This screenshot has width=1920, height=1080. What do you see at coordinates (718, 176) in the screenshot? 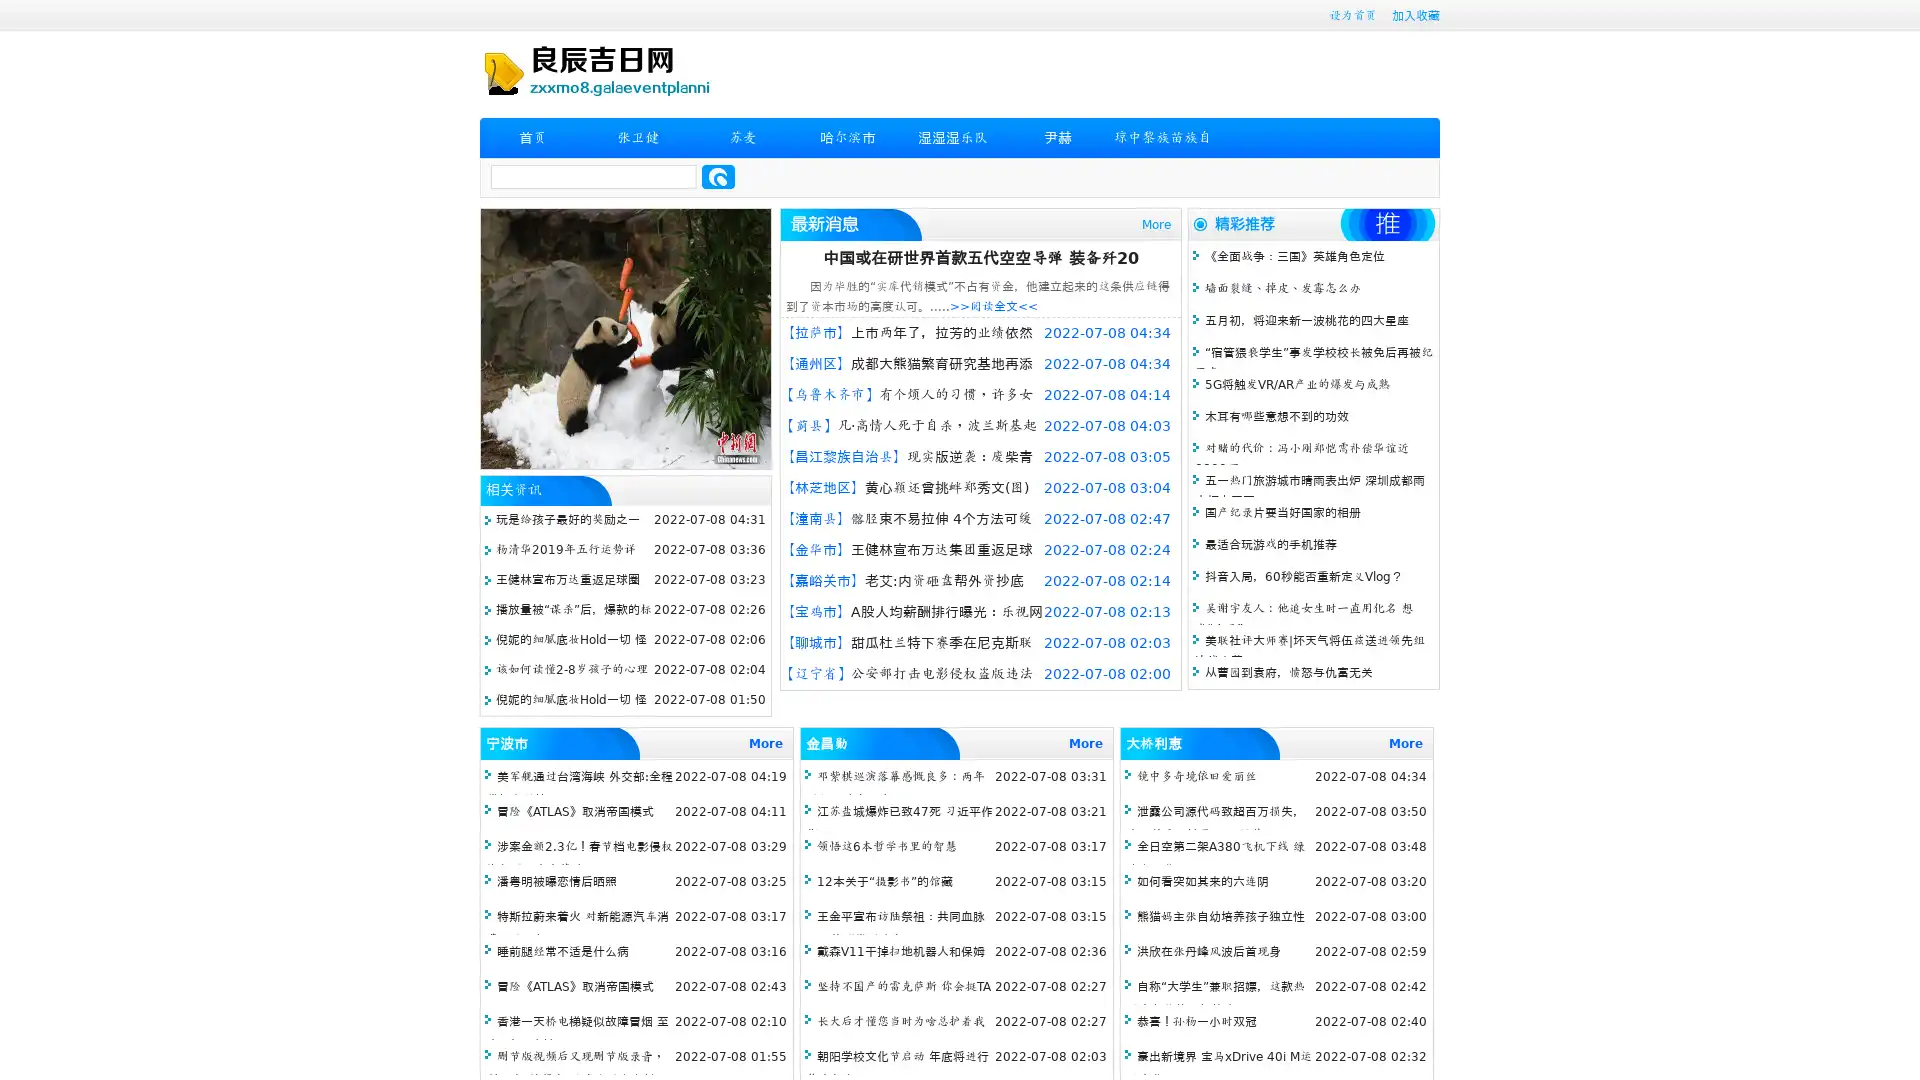
I see `Search` at bounding box center [718, 176].